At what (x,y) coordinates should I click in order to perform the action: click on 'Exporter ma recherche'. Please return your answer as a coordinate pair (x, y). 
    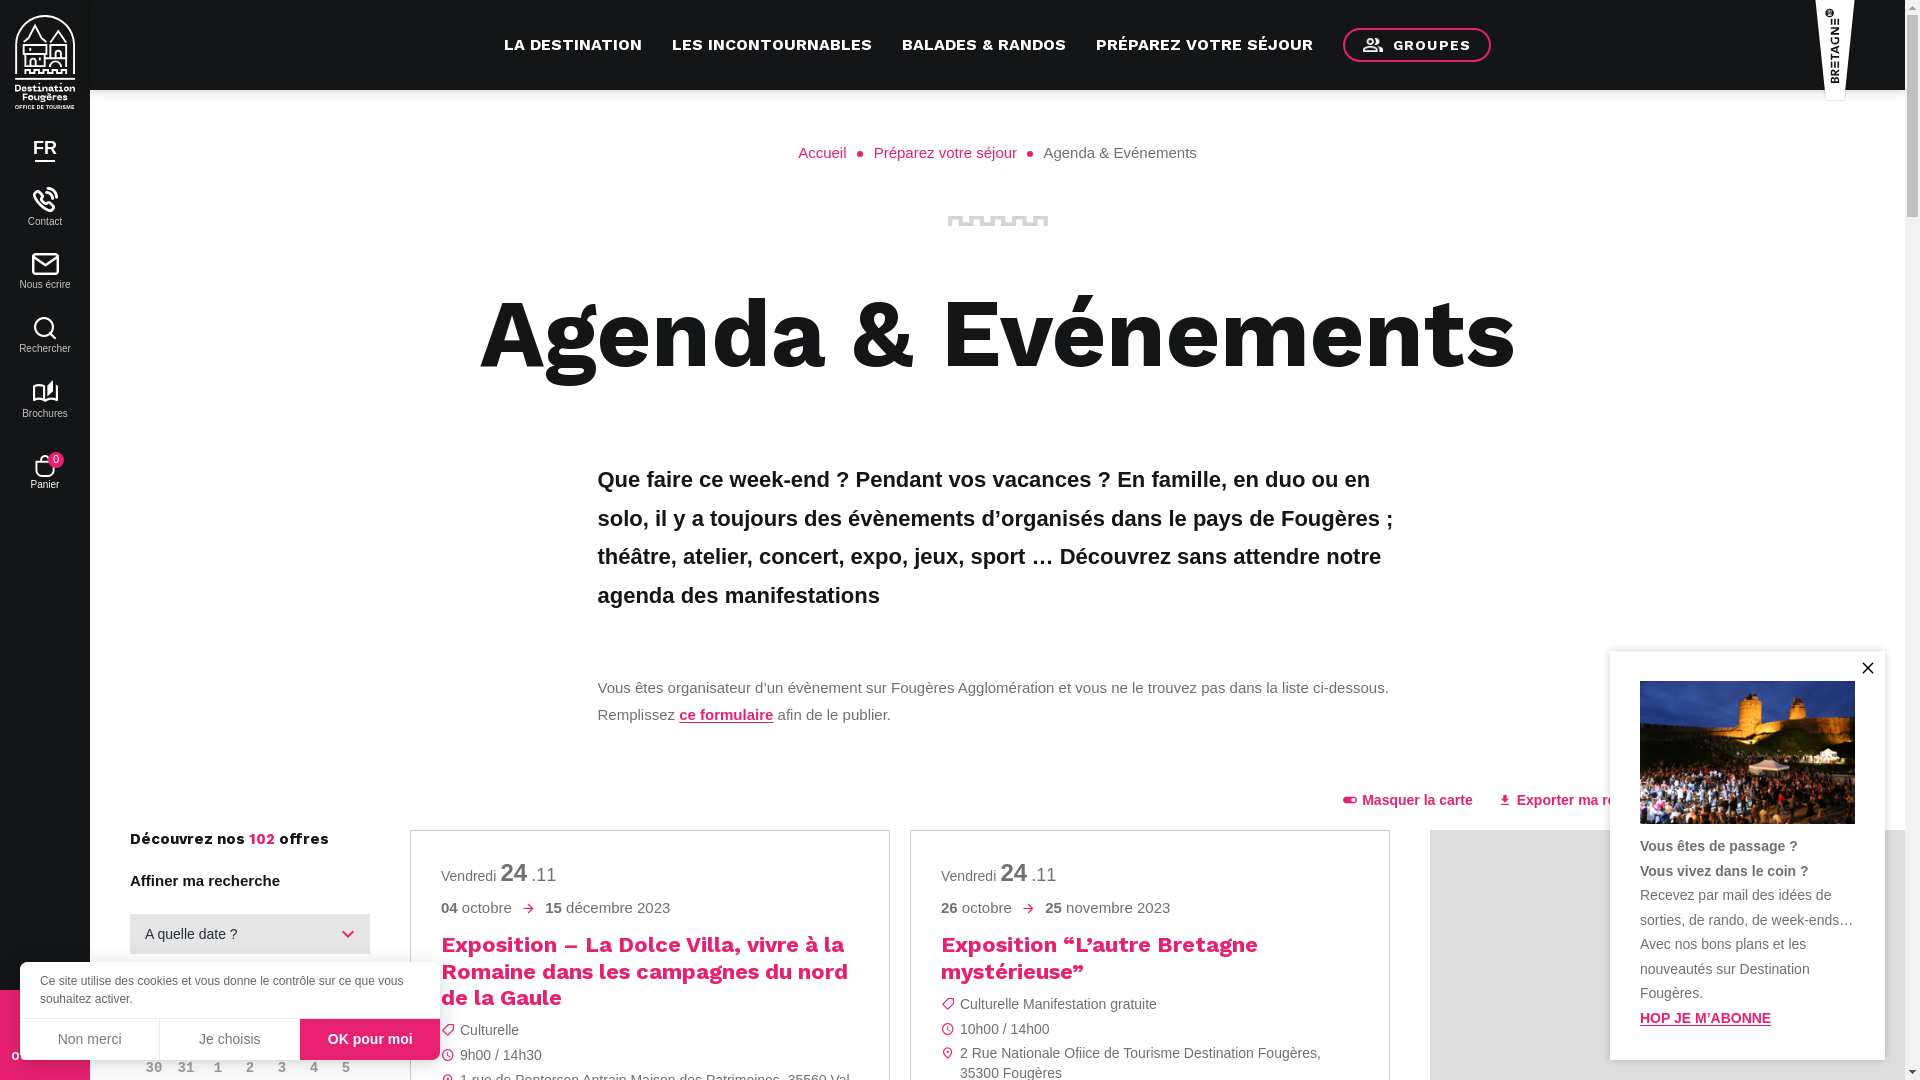
    Looking at the image, I should click on (1497, 799).